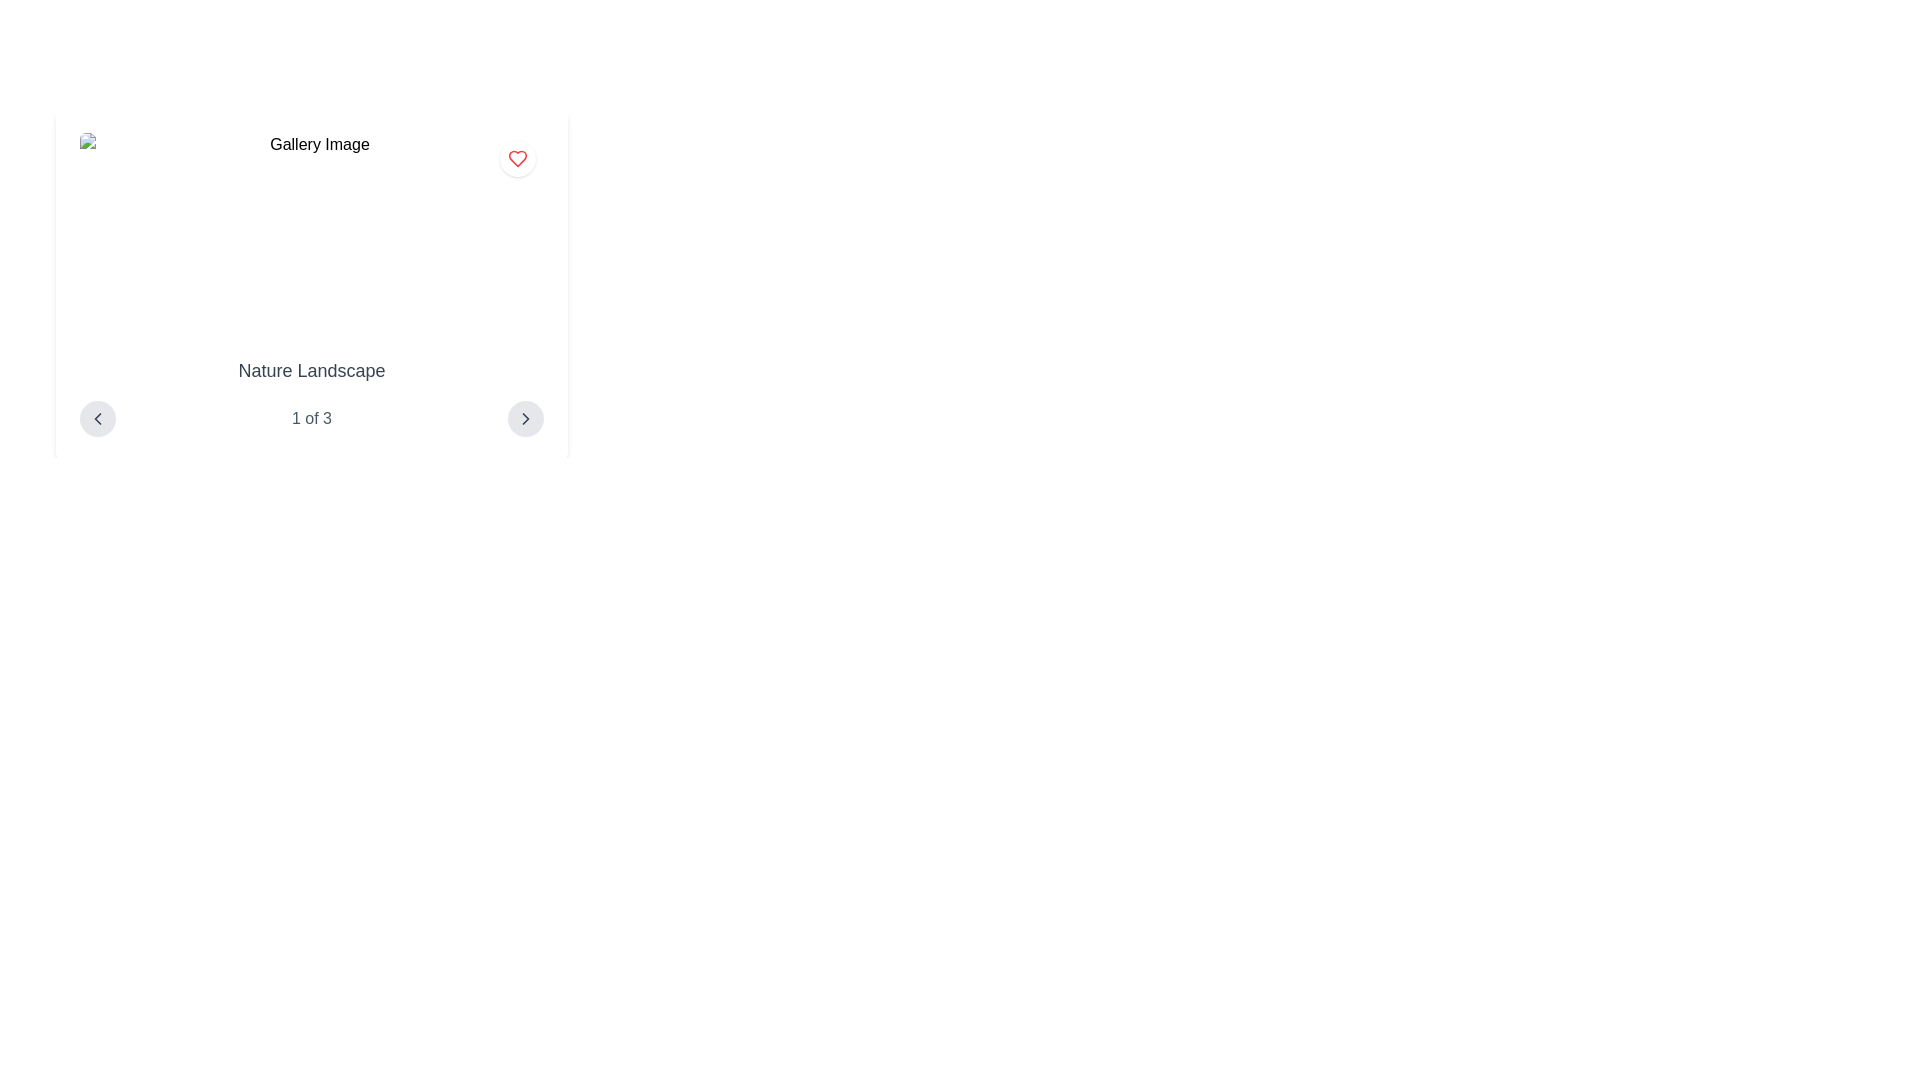  I want to click on the small circular button with a light gray background and a right-facing chevron arrow icon, so click(525, 418).